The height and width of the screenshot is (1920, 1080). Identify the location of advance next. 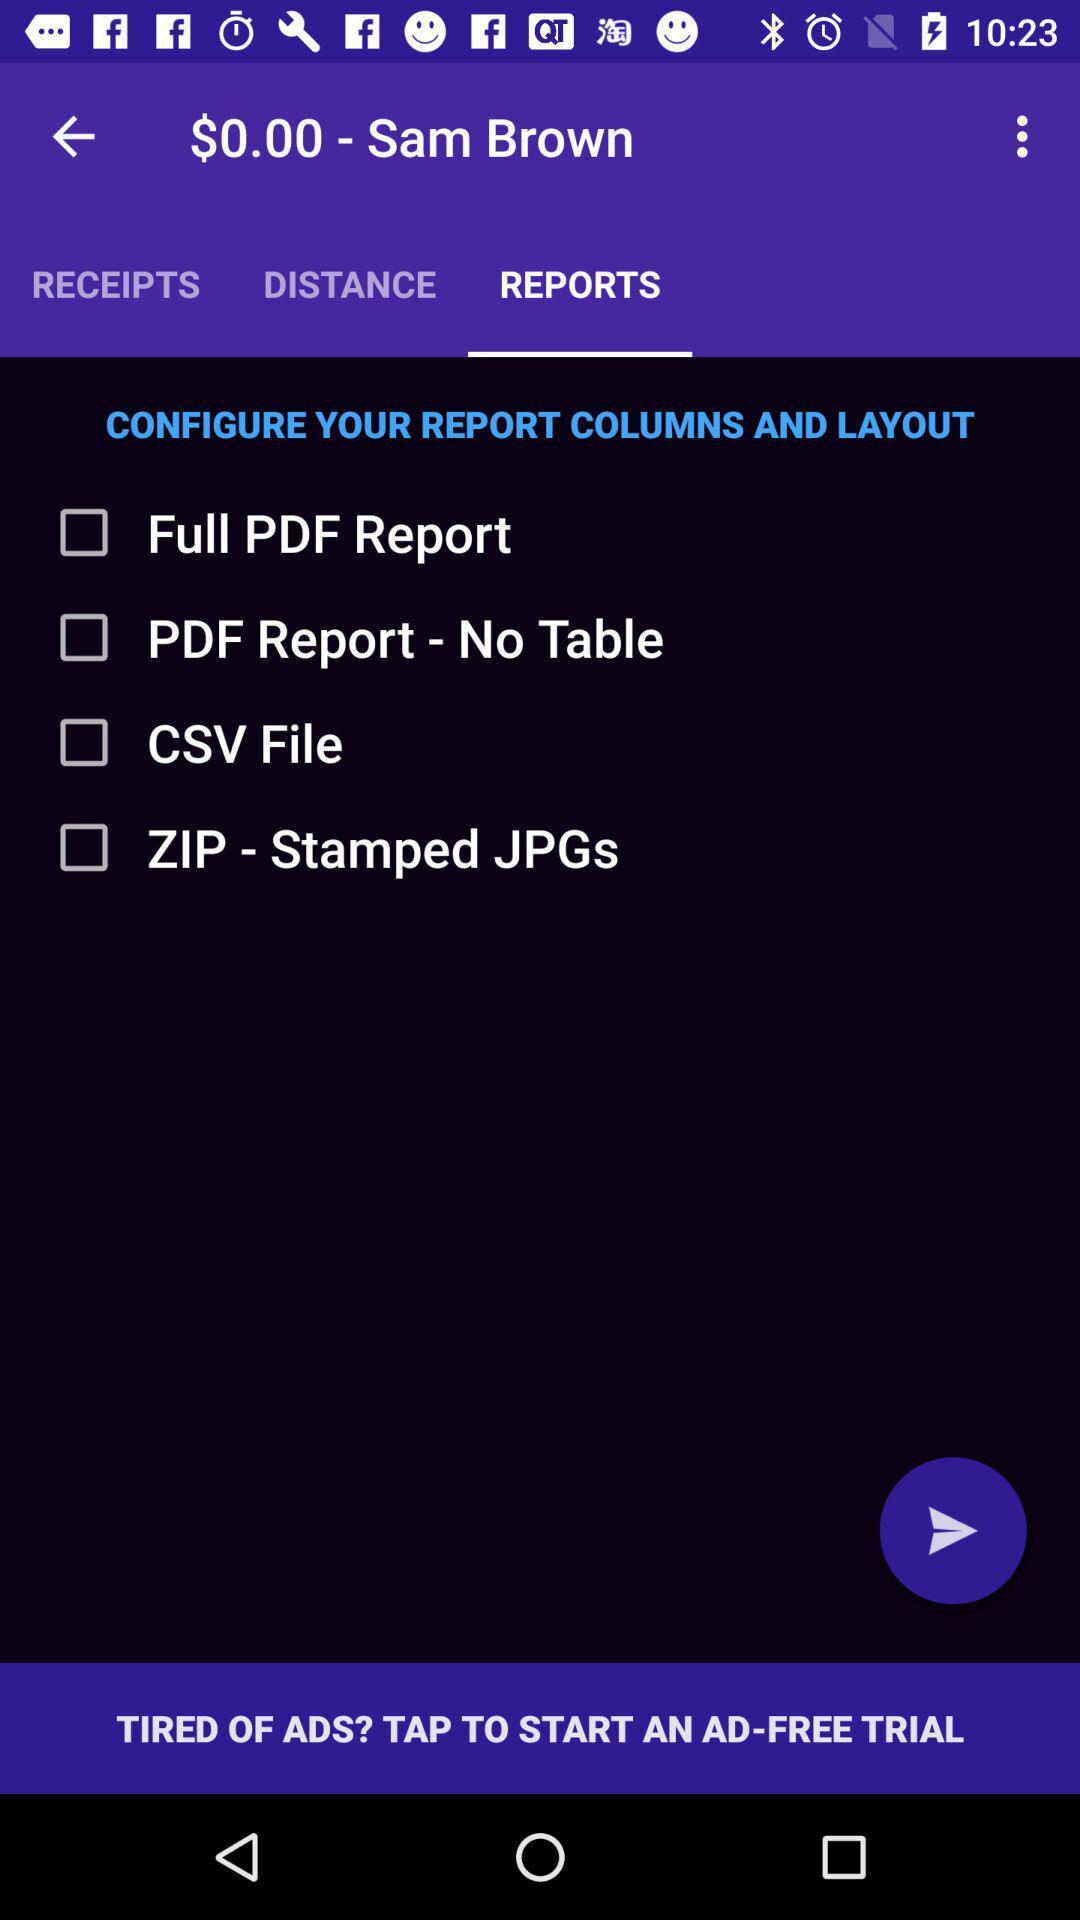
(952, 1529).